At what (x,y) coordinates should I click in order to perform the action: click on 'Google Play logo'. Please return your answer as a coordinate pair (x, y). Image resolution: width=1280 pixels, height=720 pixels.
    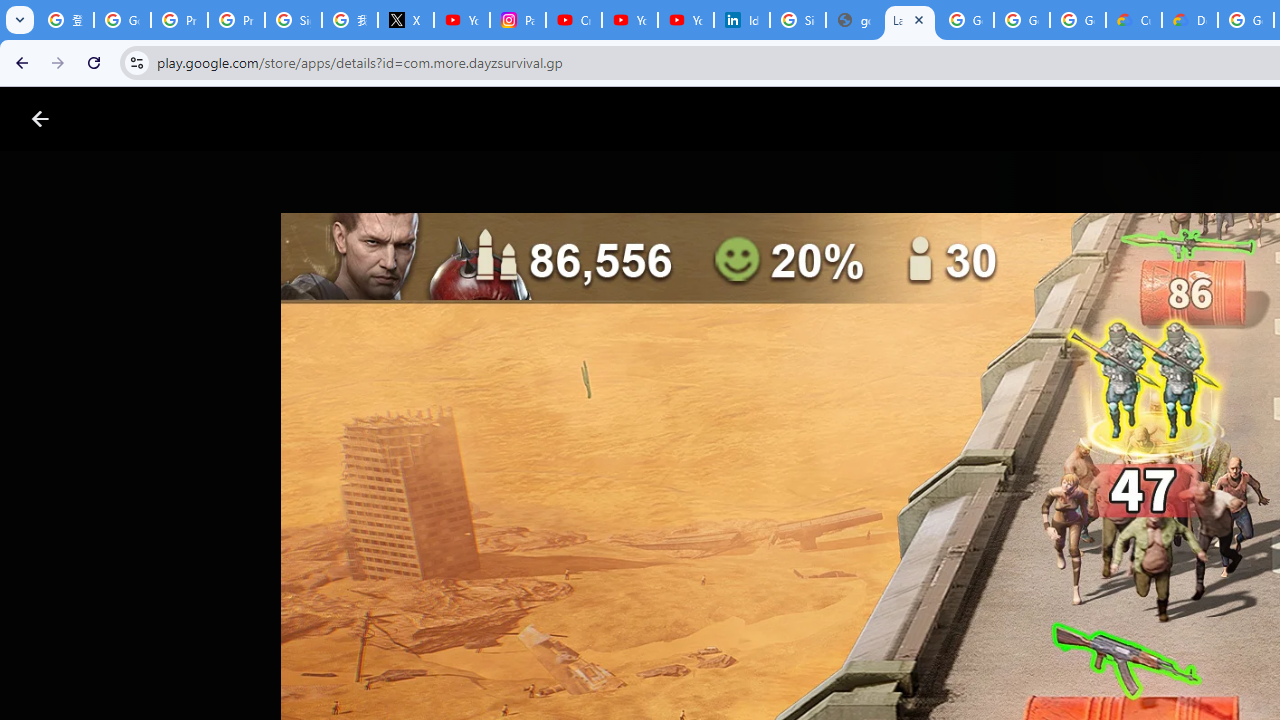
    Looking at the image, I should click on (111, 119).